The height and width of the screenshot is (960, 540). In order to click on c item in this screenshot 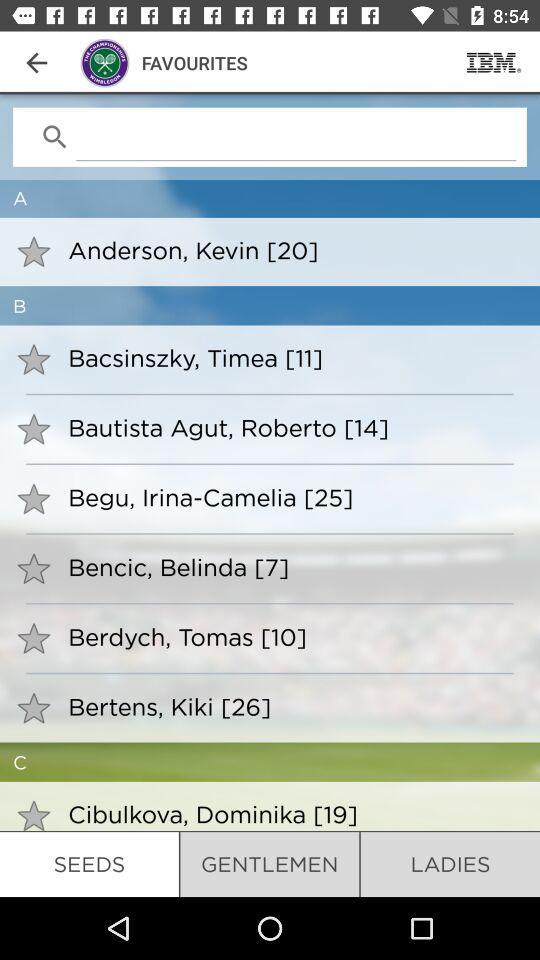, I will do `click(270, 761)`.